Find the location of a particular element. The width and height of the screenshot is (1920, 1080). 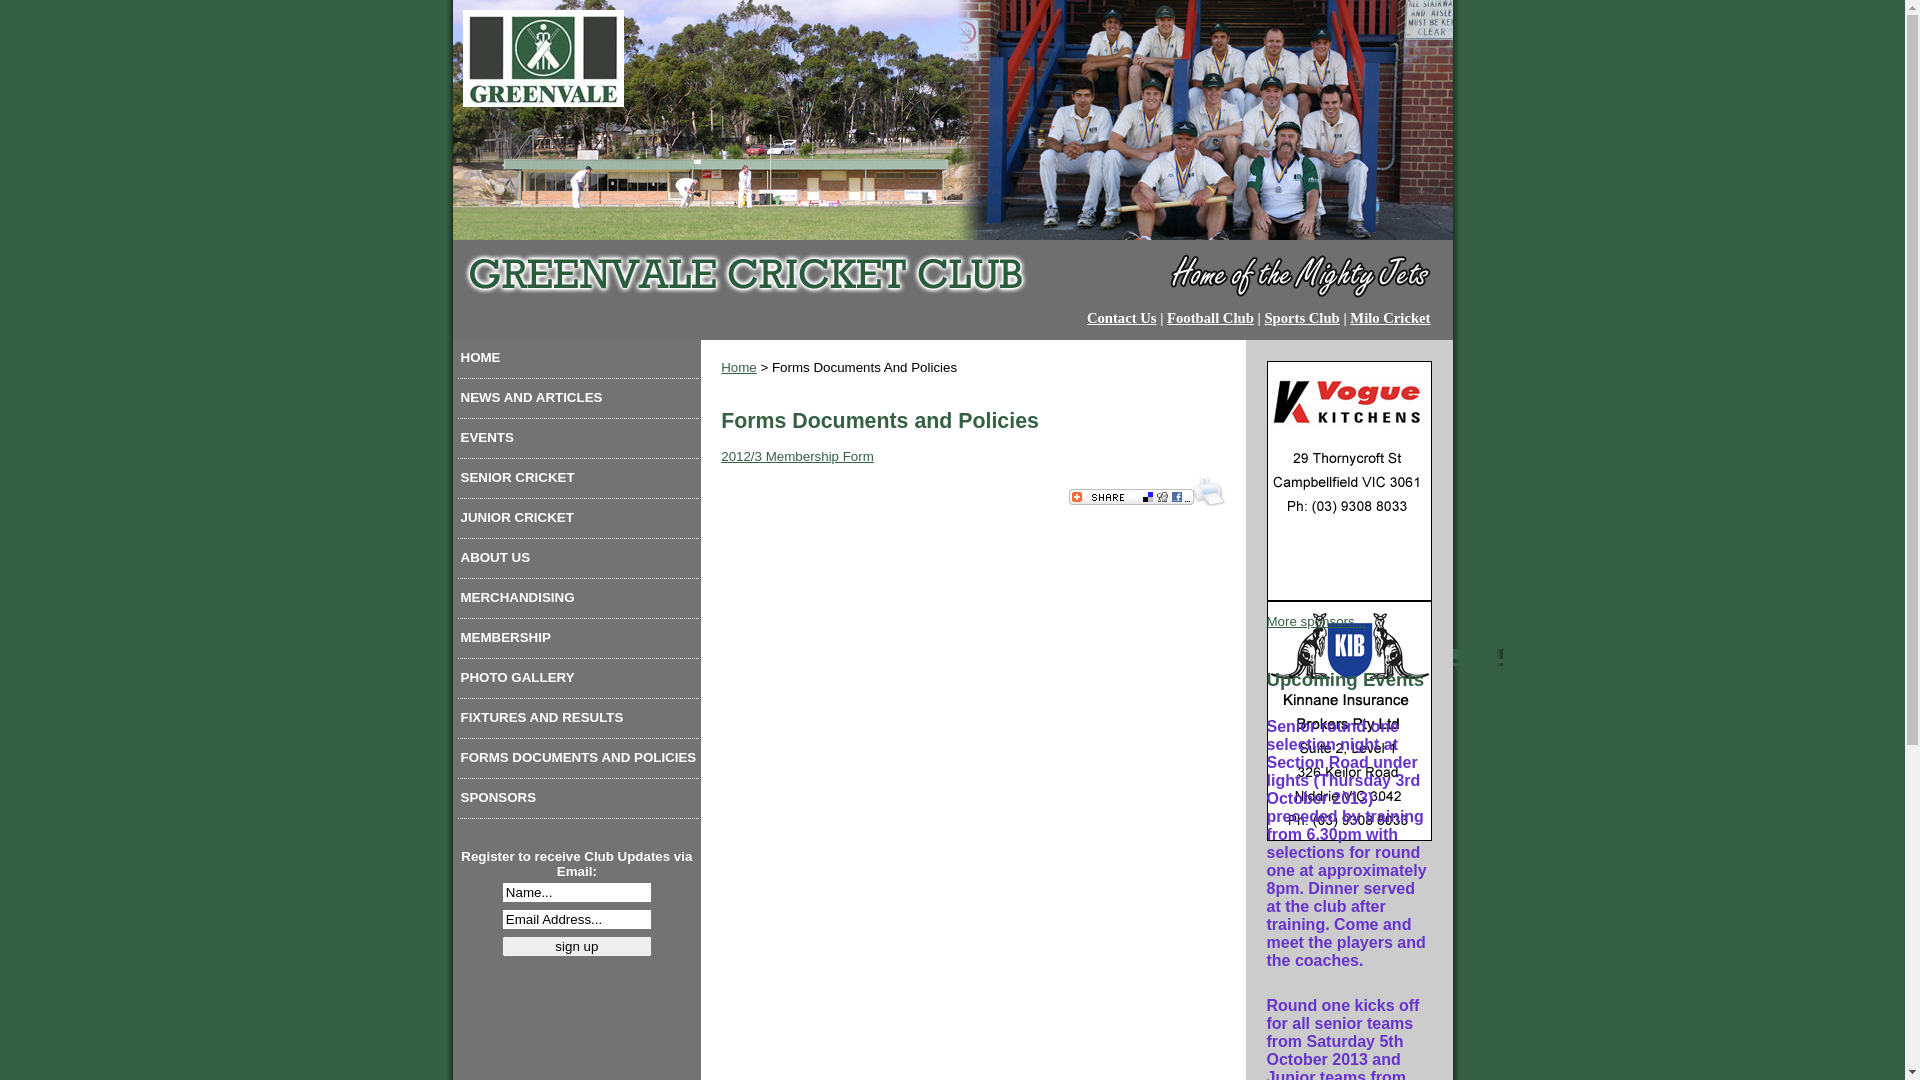

'Football Club' is located at coordinates (1209, 316).